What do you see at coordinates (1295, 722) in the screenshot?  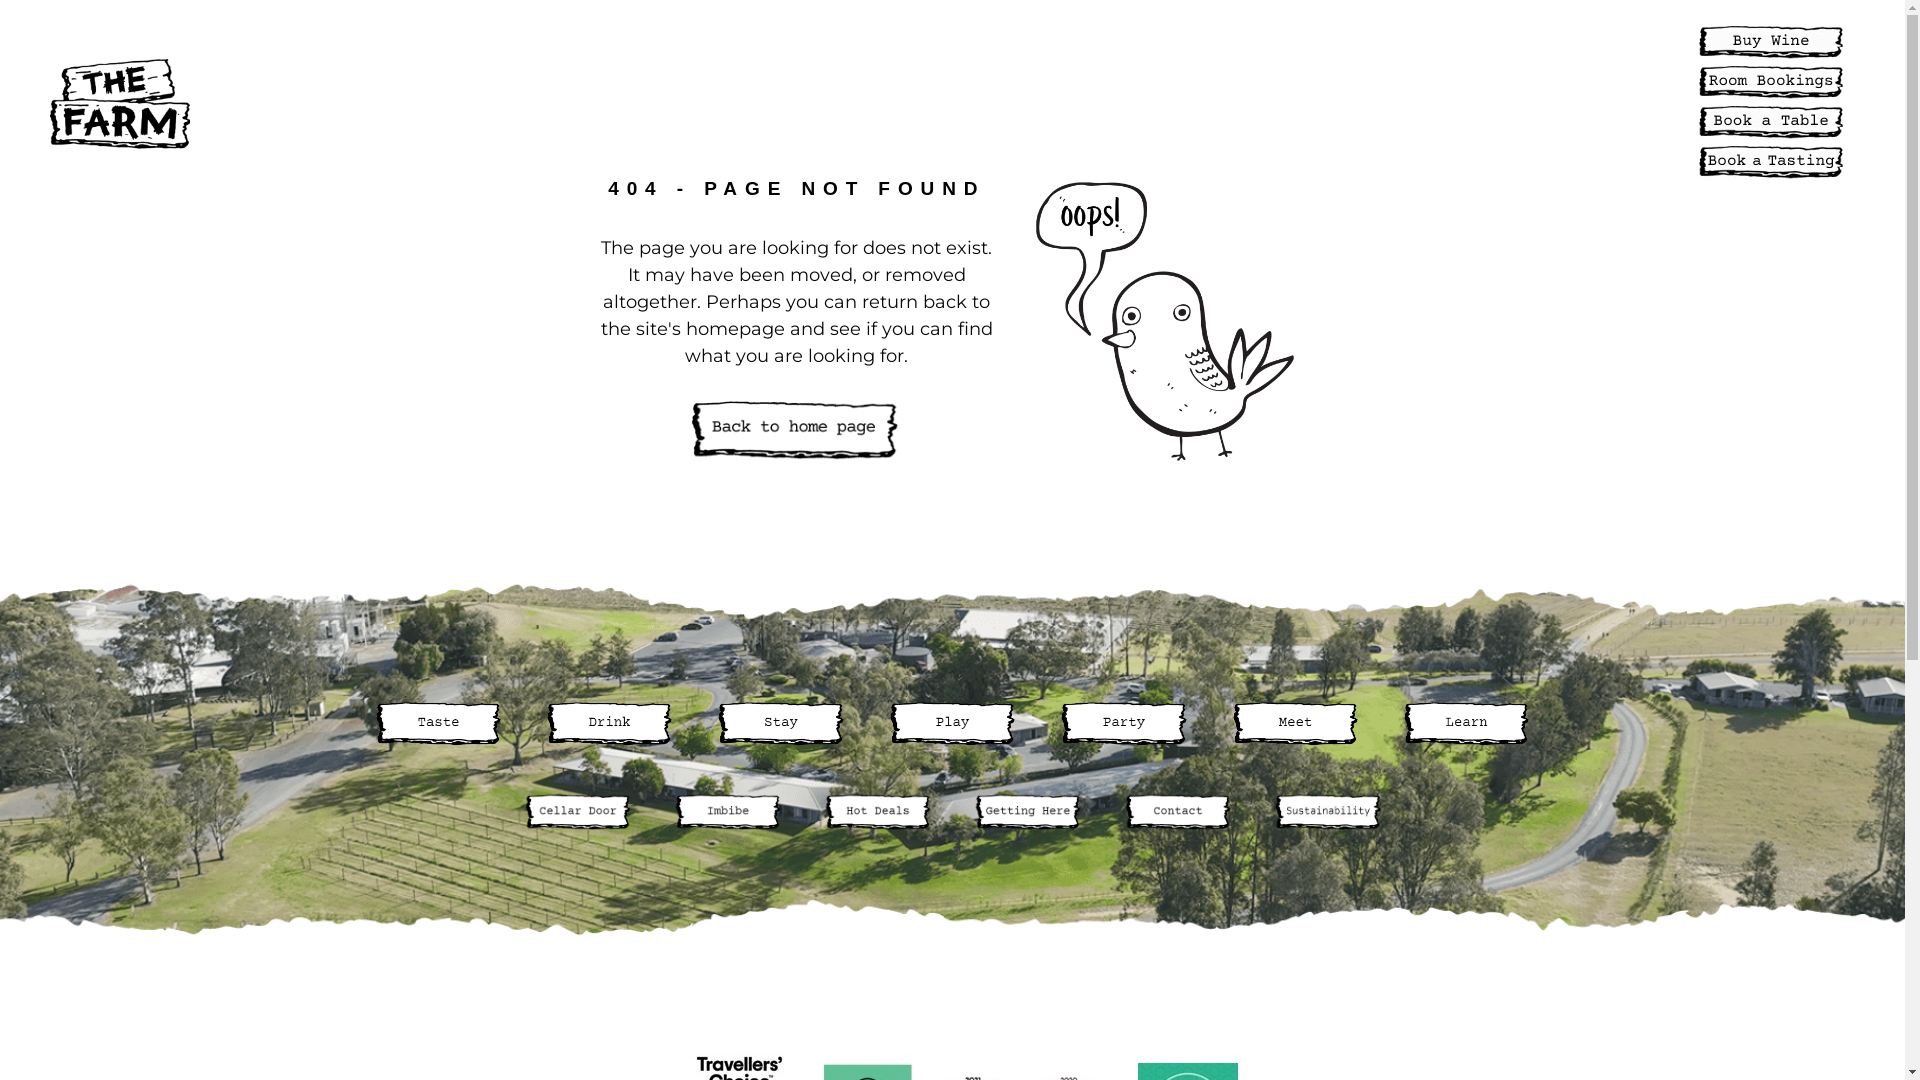 I see `'Meet-8'` at bounding box center [1295, 722].